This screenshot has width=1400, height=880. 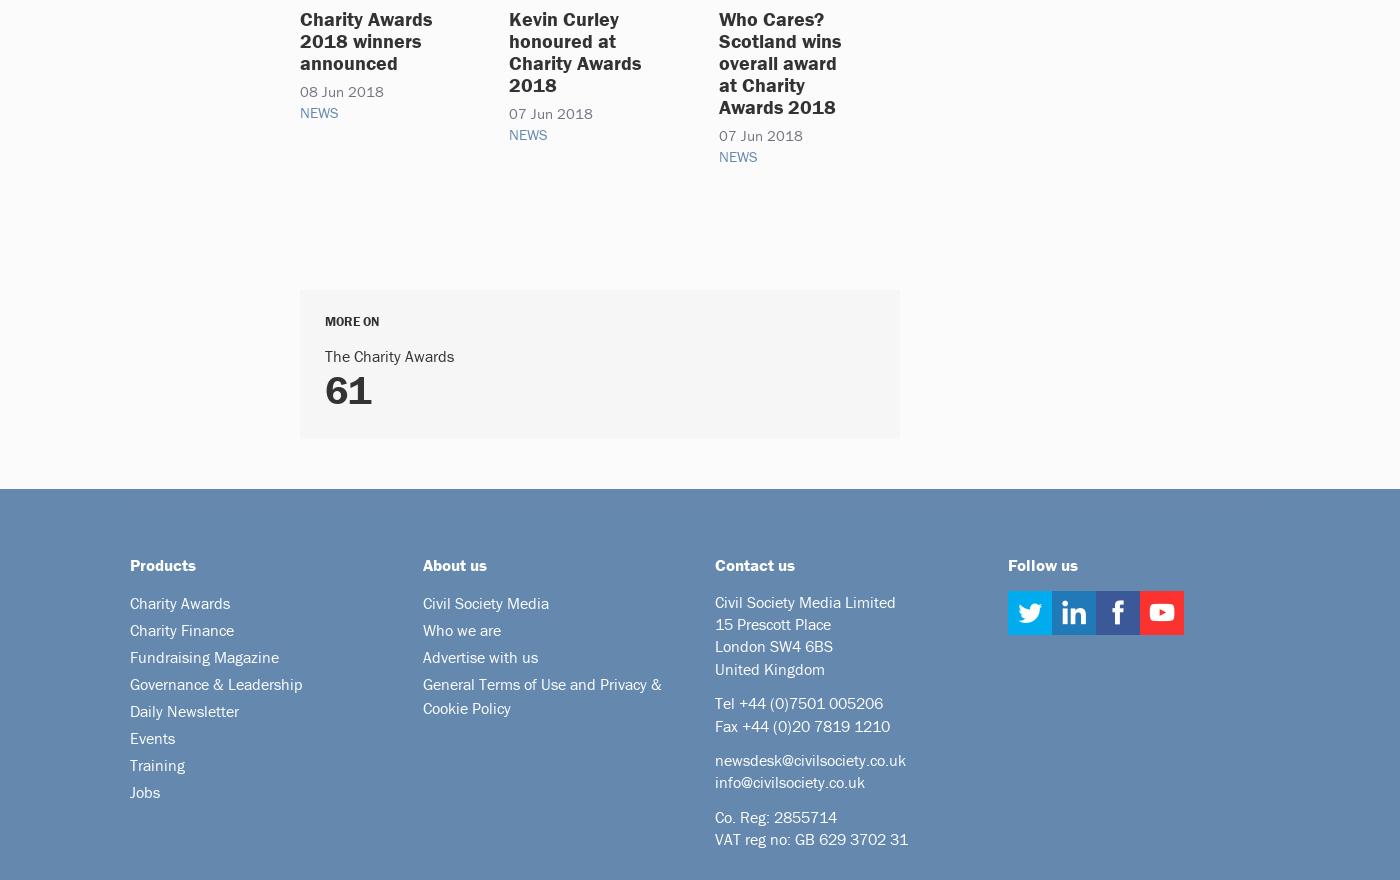 What do you see at coordinates (826, 703) in the screenshot?
I see `'(0)7501 005206'` at bounding box center [826, 703].